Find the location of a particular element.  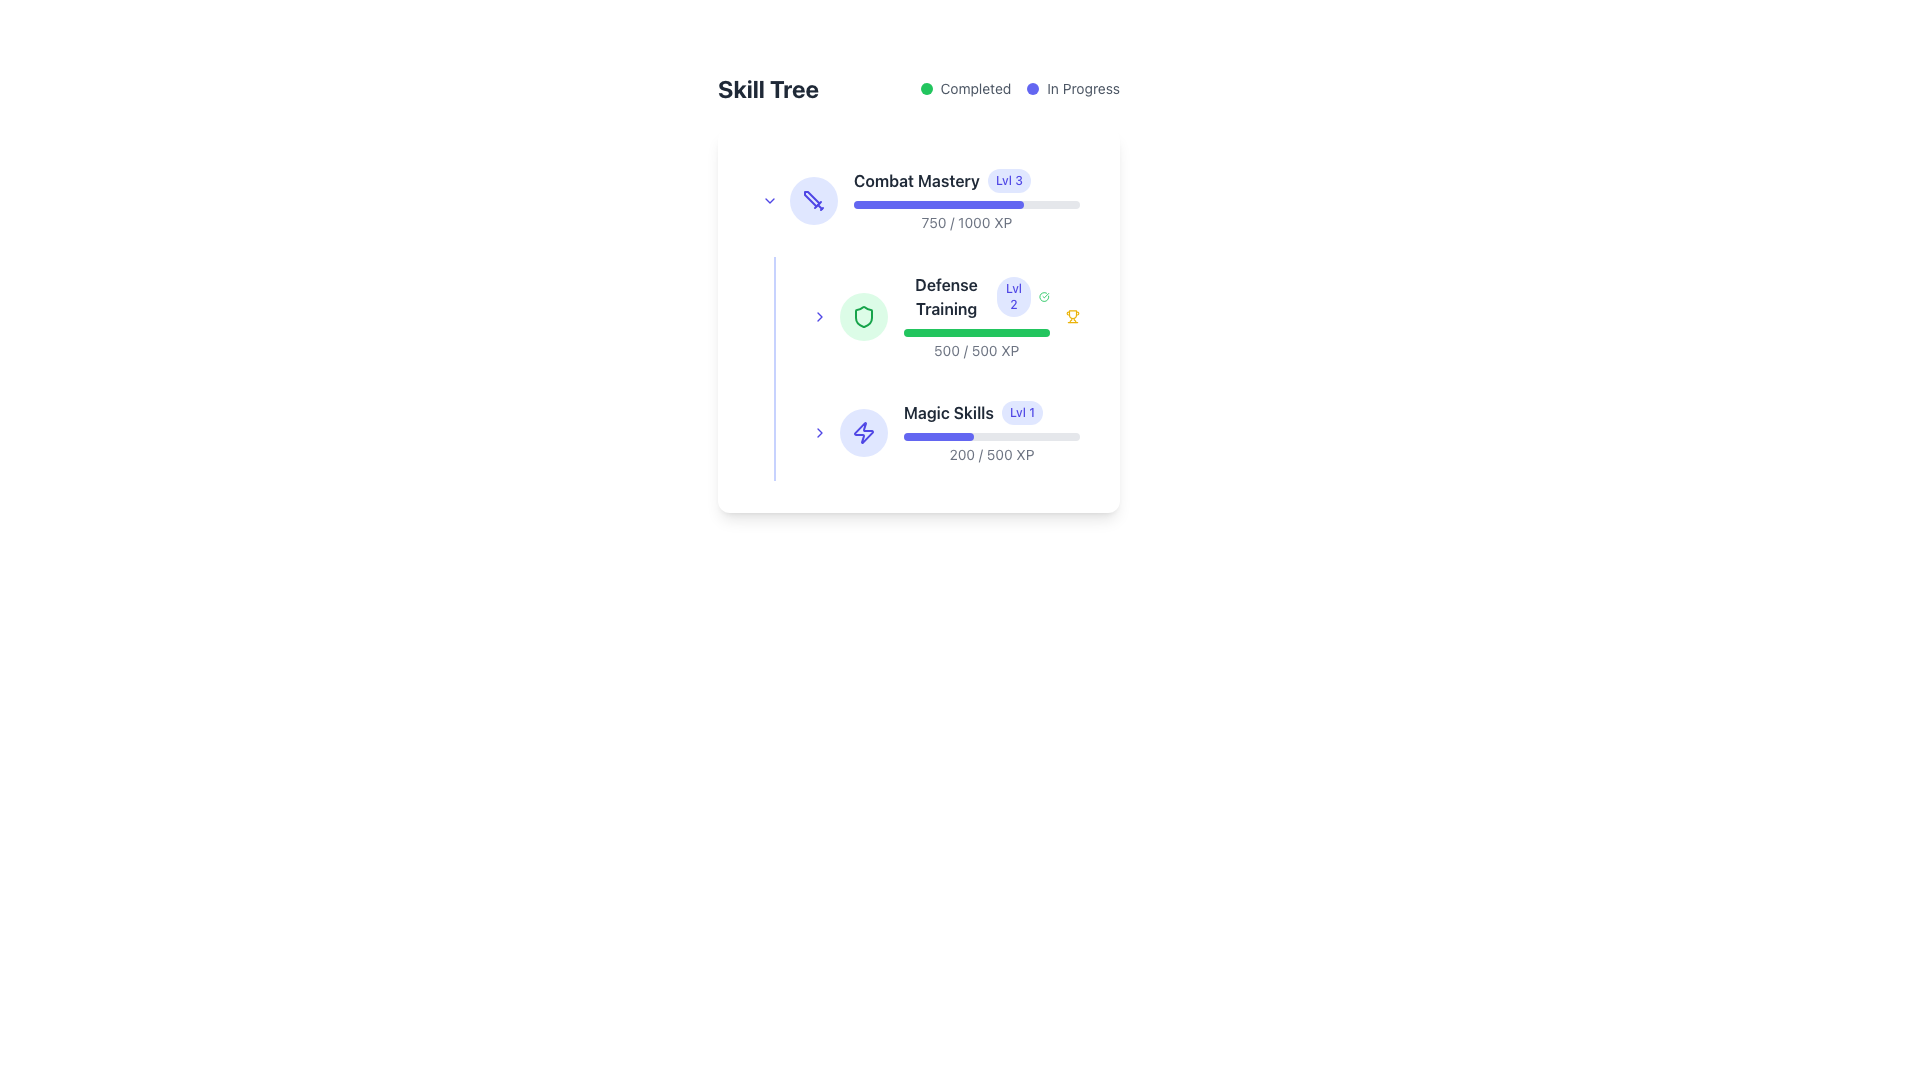

the label displaying 'Lvl 1', which is visually represented with a light indigo background and indigo text, located to the right of 'Magic Skills' in the skill progress section is located at coordinates (1022, 411).